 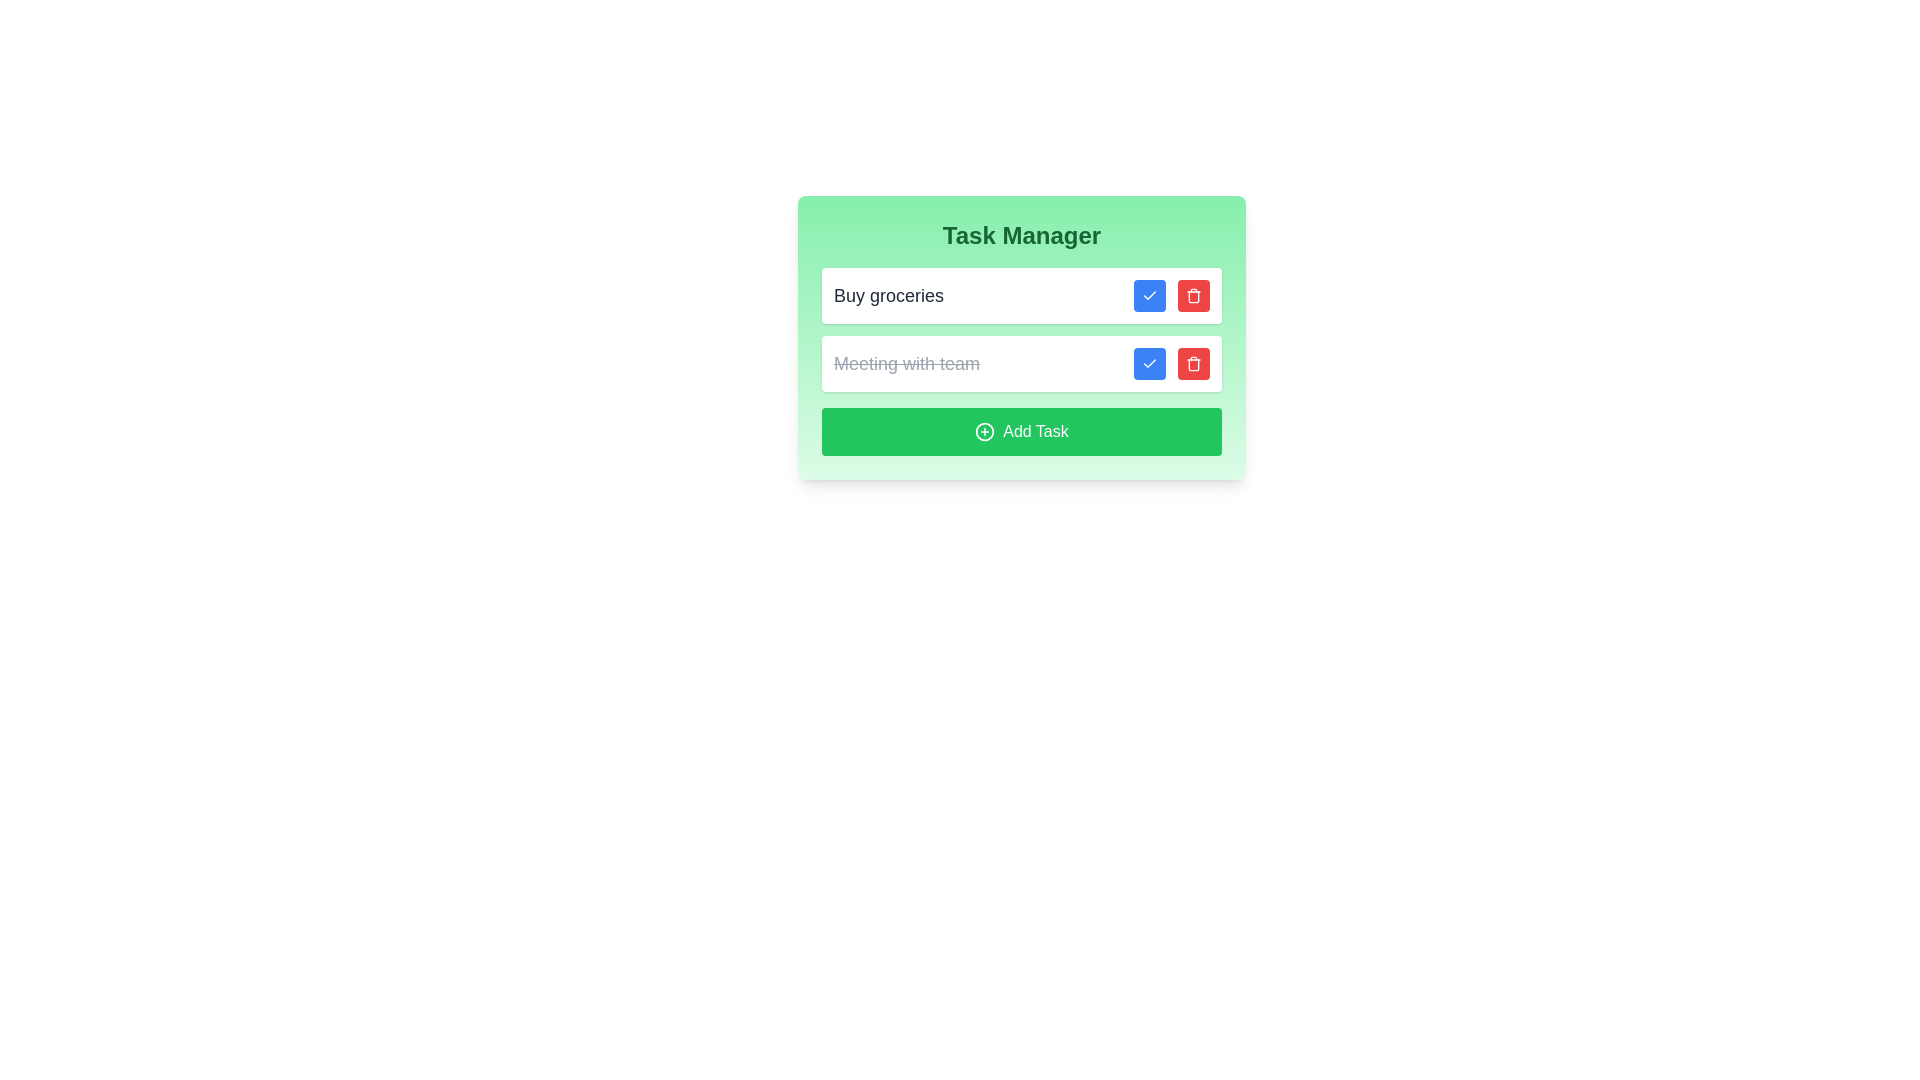 What do you see at coordinates (906, 363) in the screenshot?
I see `the text label that states 'Meeting with team', which is styled with a line-through effect indicating a completed task` at bounding box center [906, 363].